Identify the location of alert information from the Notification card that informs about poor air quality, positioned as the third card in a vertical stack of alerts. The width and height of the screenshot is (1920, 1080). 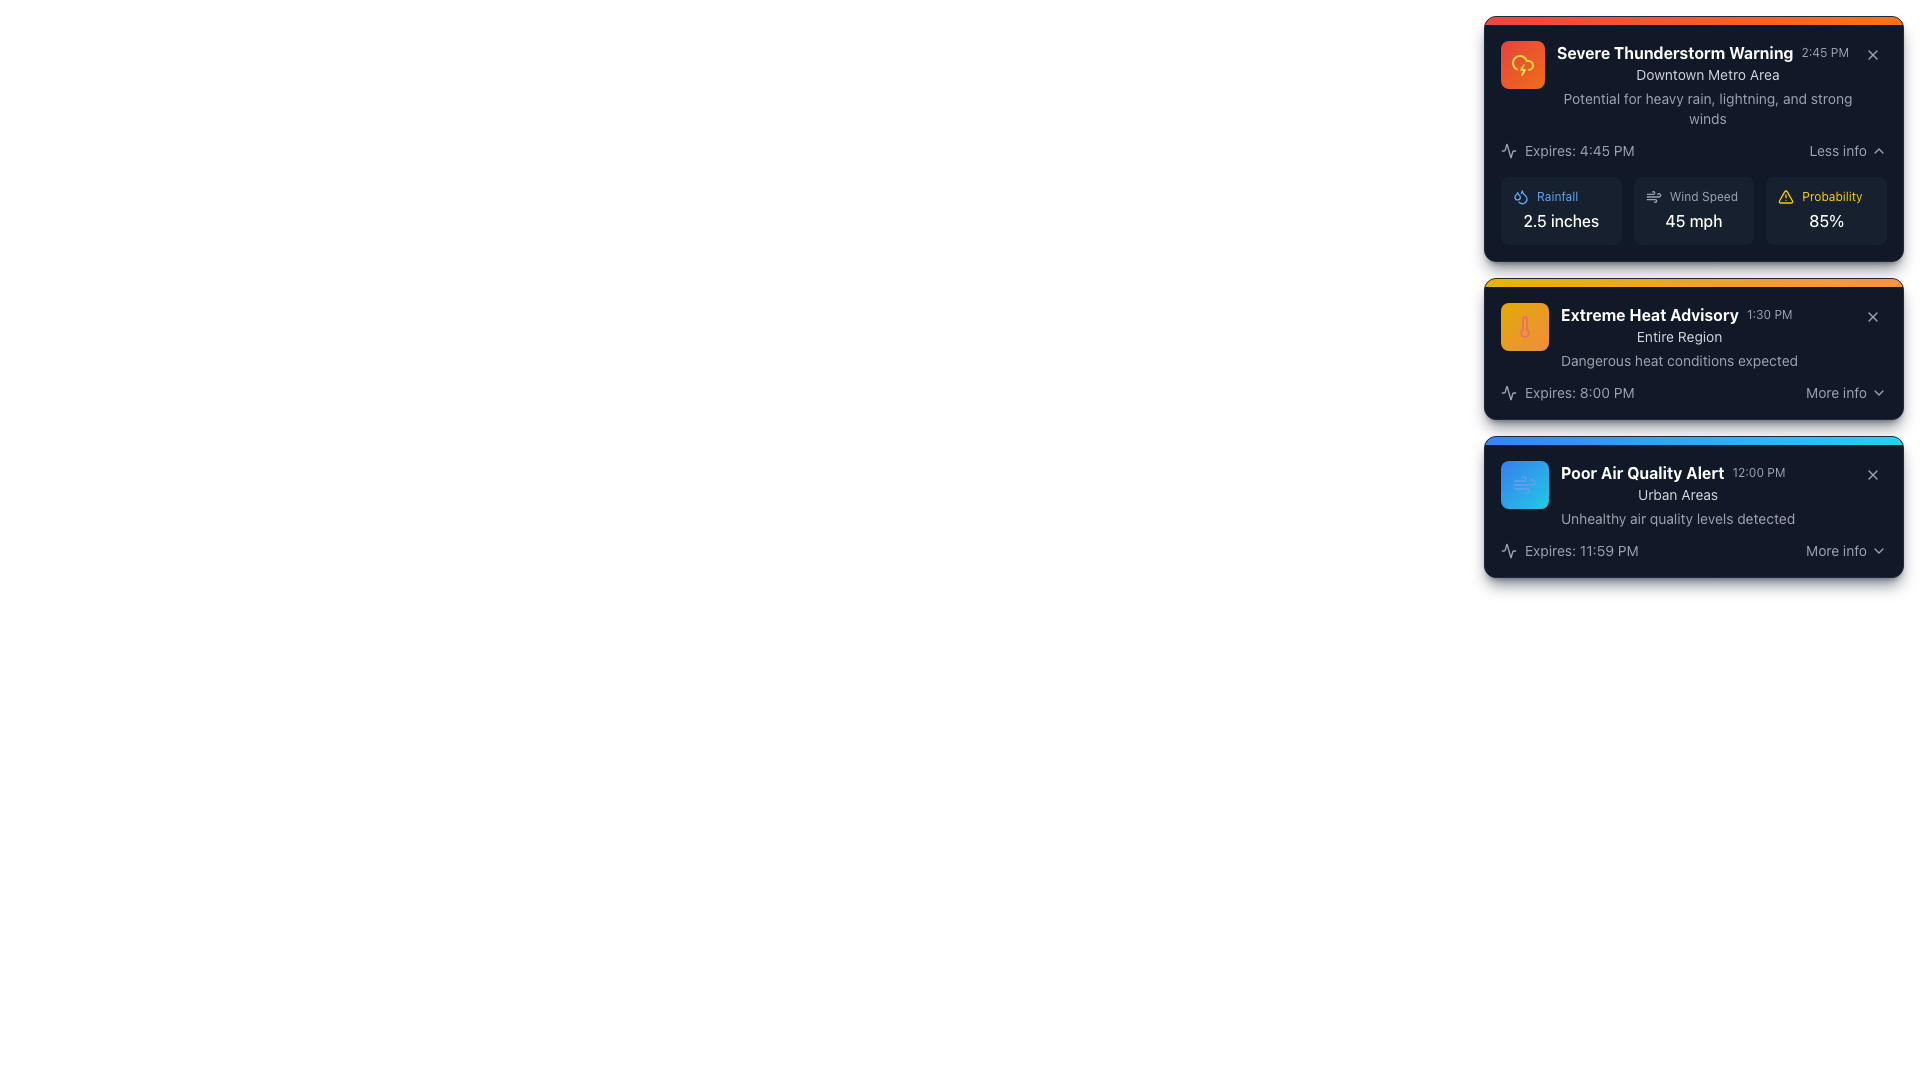
(1678, 494).